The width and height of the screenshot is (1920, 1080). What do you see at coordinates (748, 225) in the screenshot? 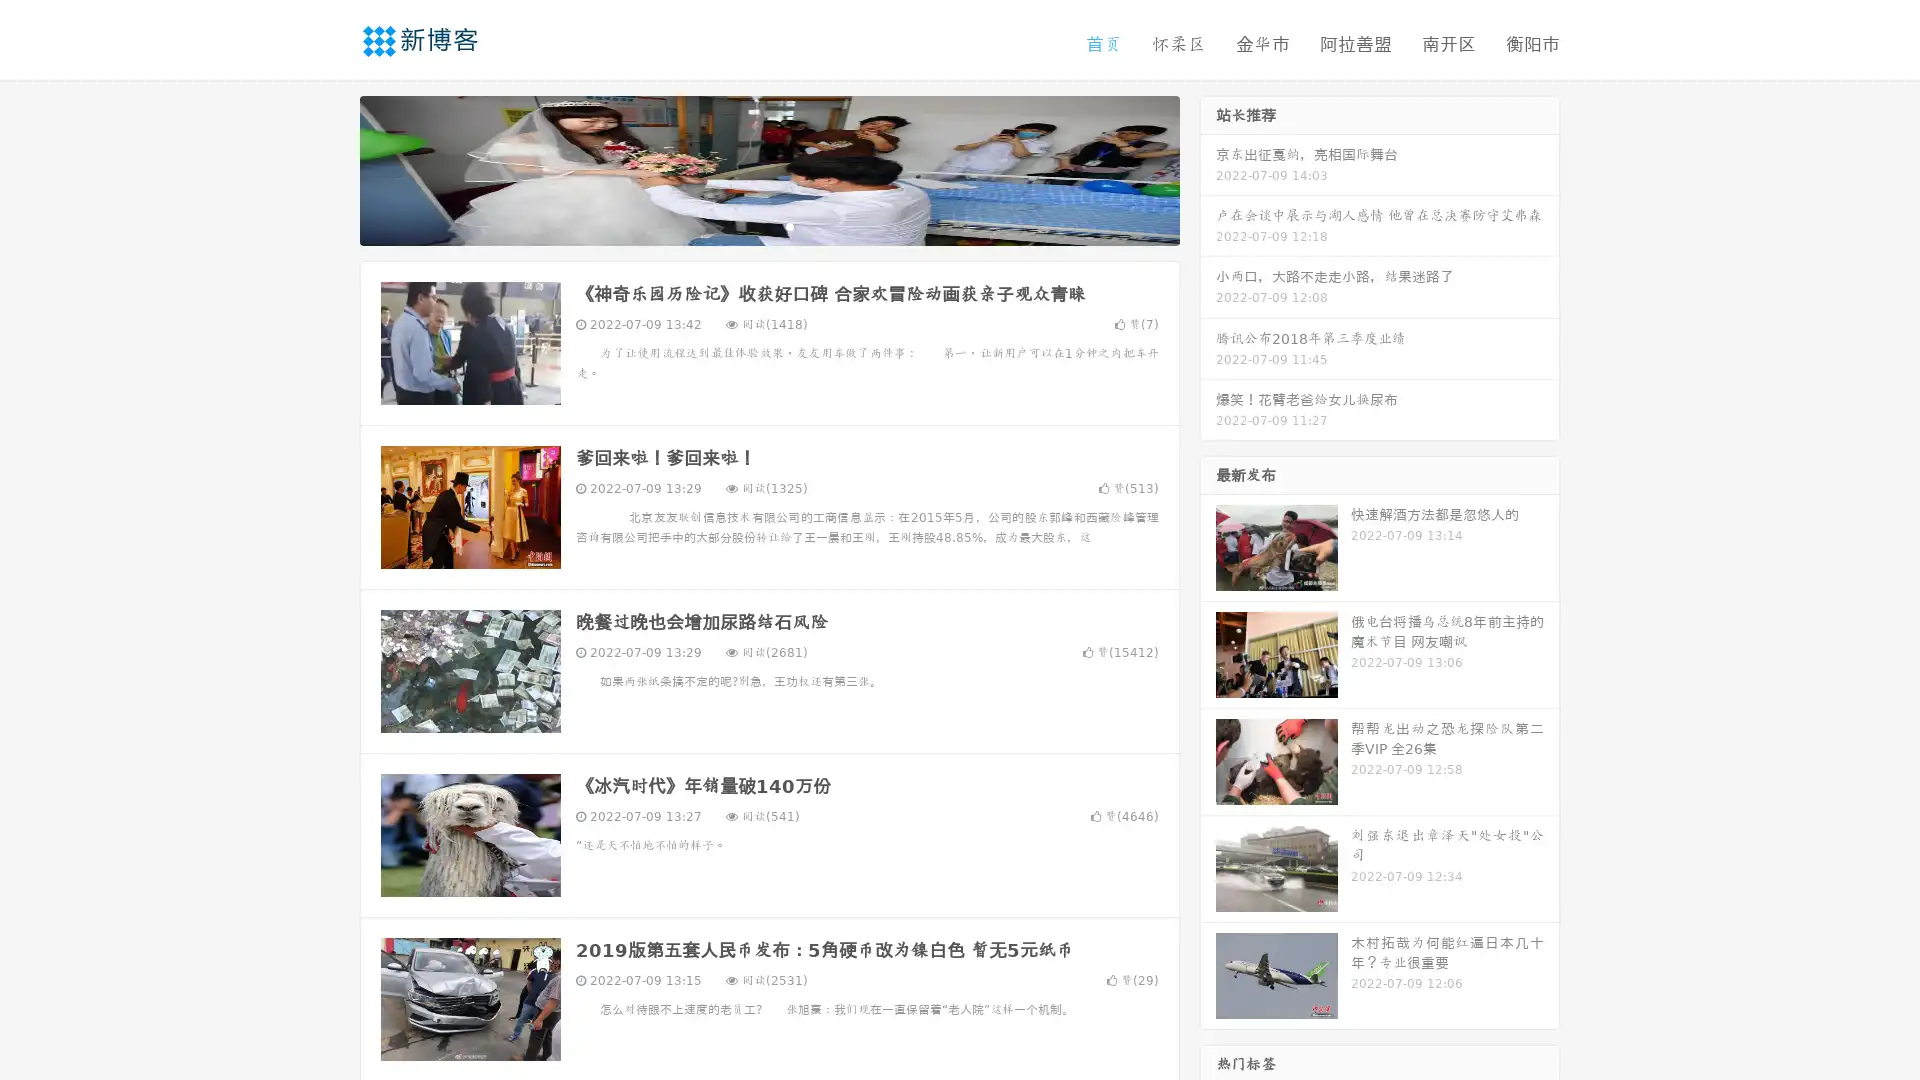
I see `Go to slide 1` at bounding box center [748, 225].